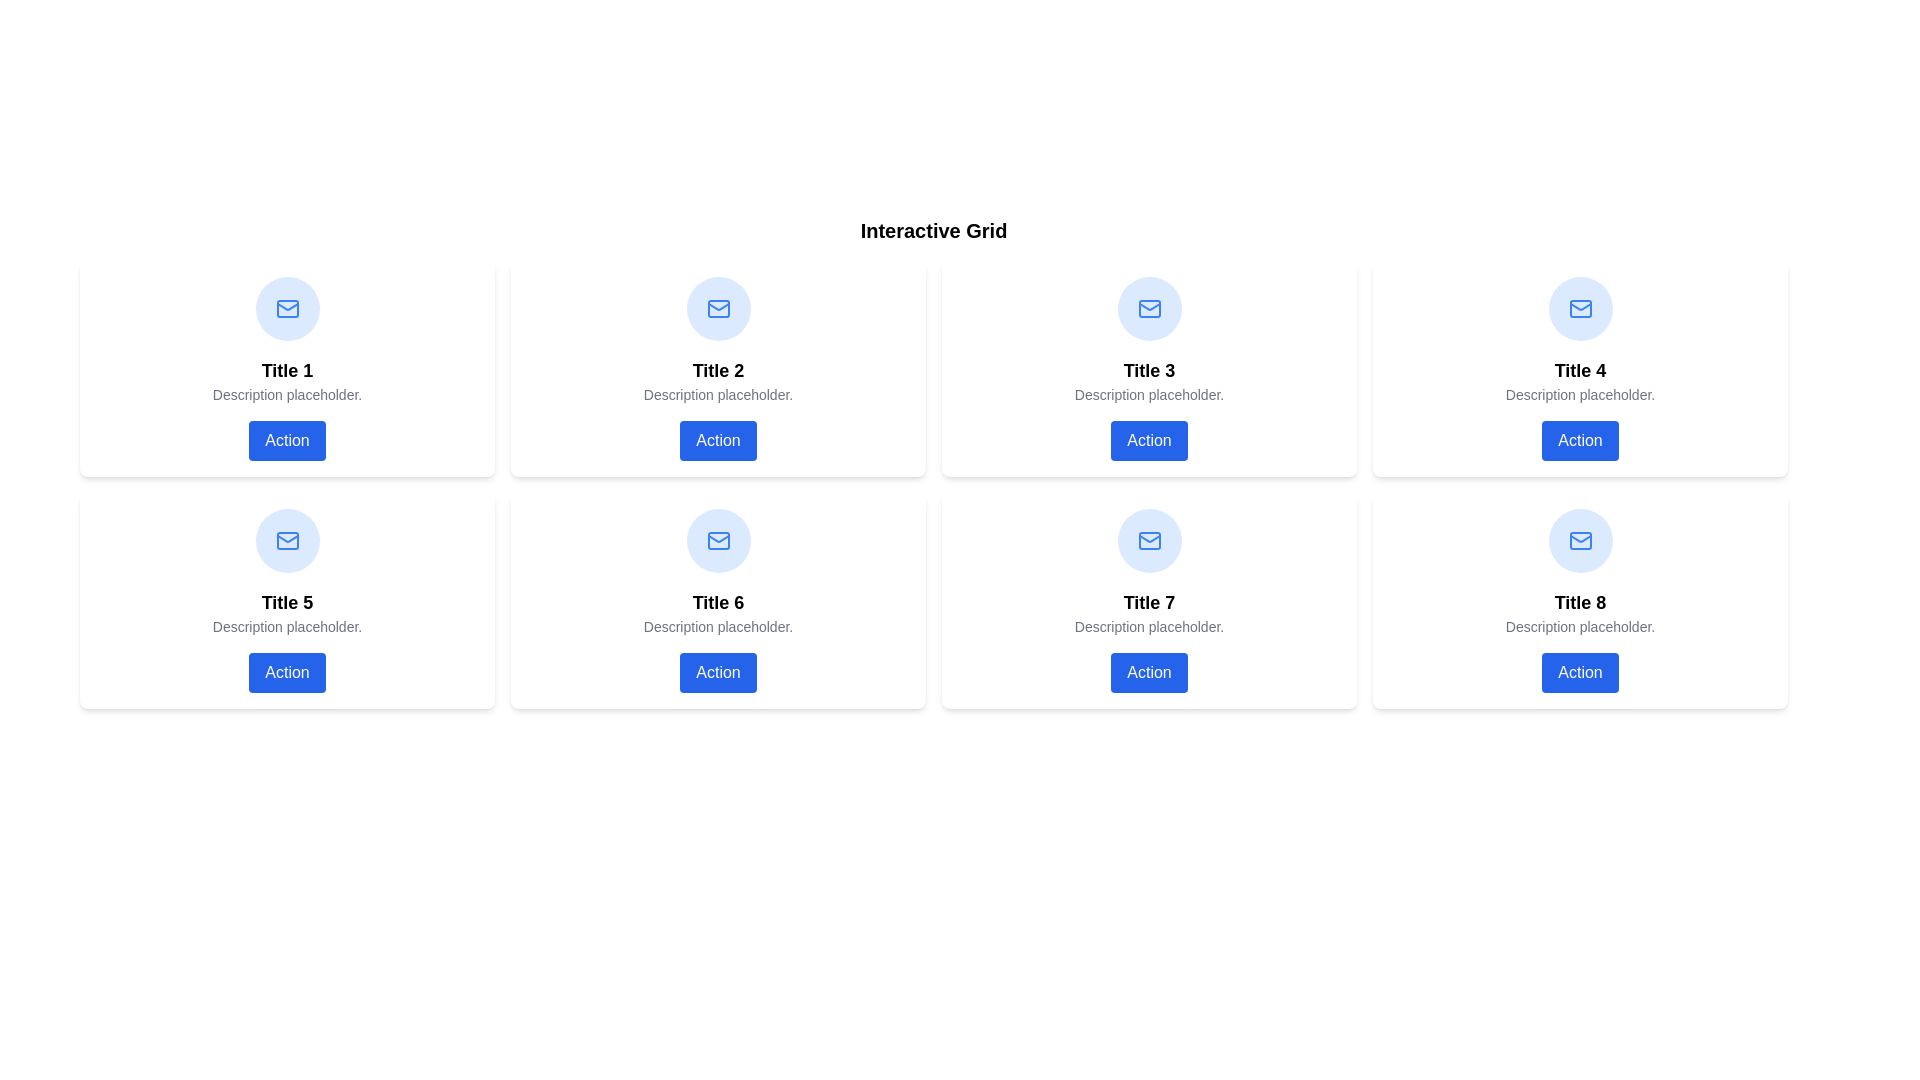  What do you see at coordinates (286, 308) in the screenshot?
I see `the mail indicator icon located in the top-left of the grid, directly above the text 'Title 1'` at bounding box center [286, 308].